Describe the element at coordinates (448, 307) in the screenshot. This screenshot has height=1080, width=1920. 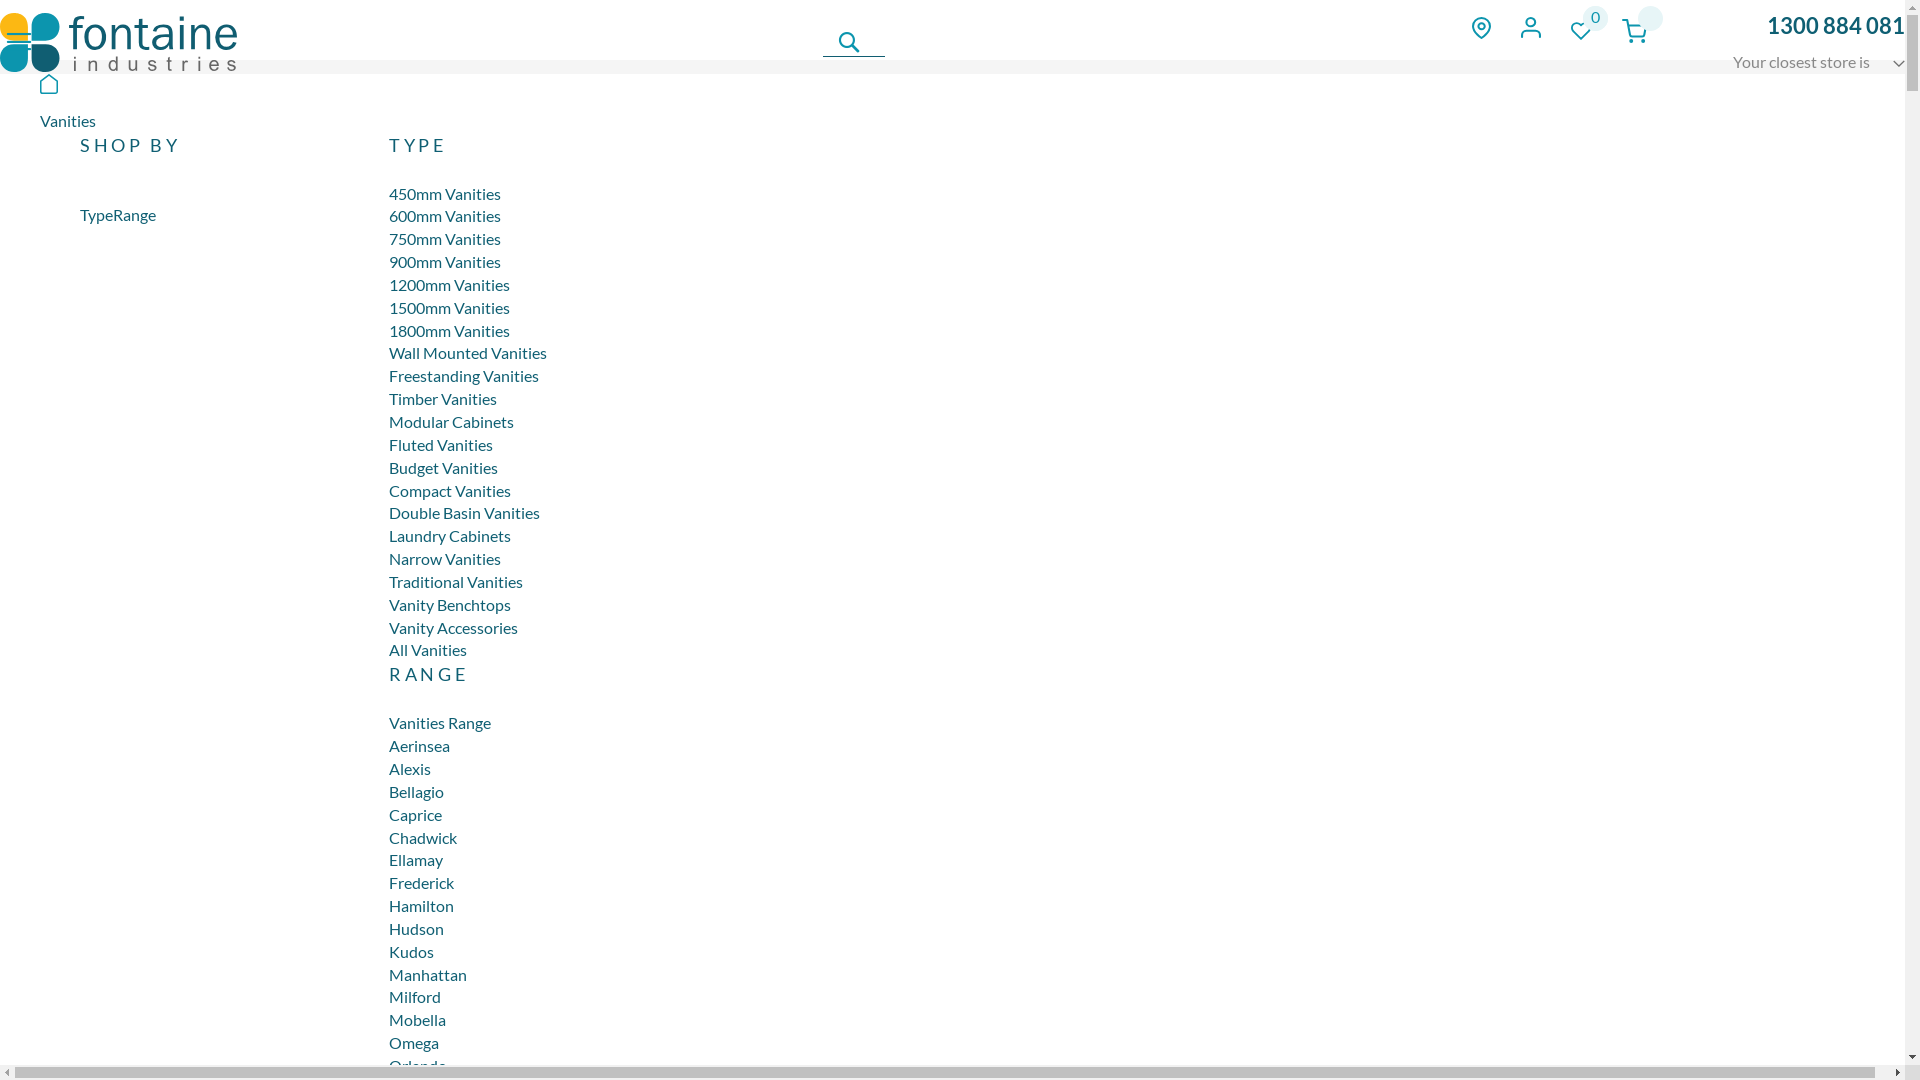
I see `'1500mm Vanities'` at that location.